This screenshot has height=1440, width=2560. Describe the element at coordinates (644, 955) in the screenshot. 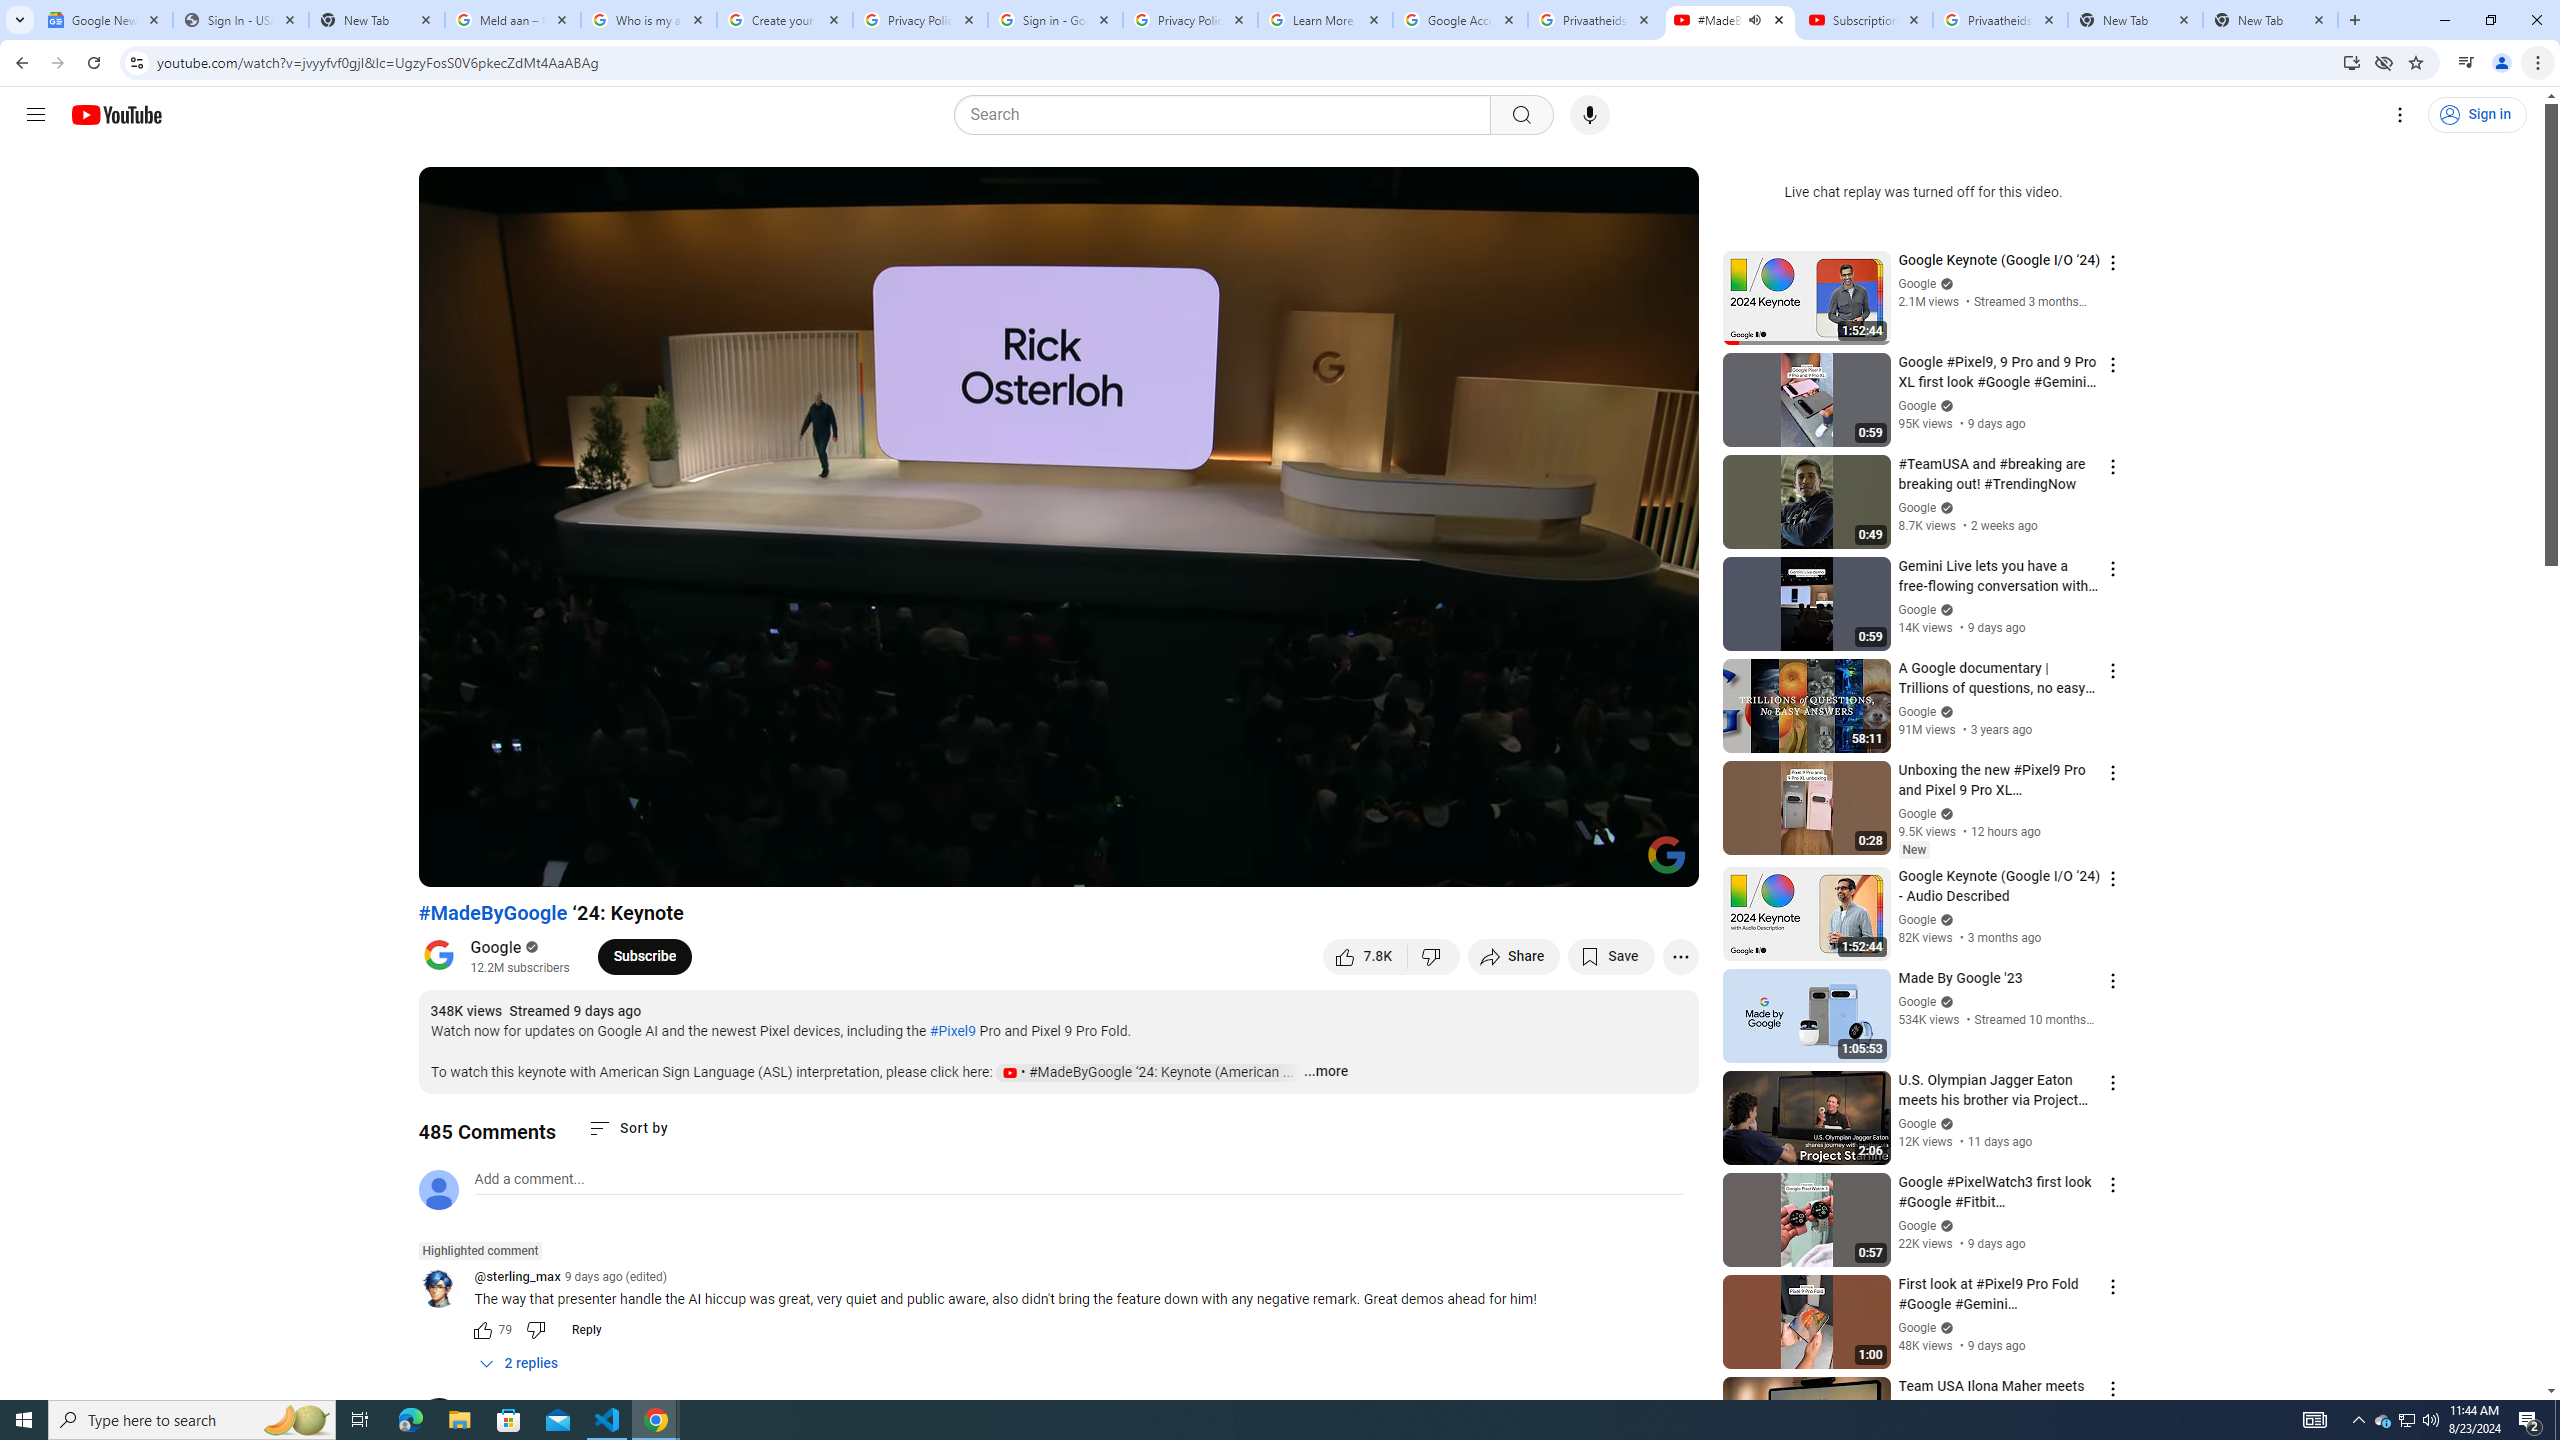

I see `'Subscribe to Google.'` at that location.